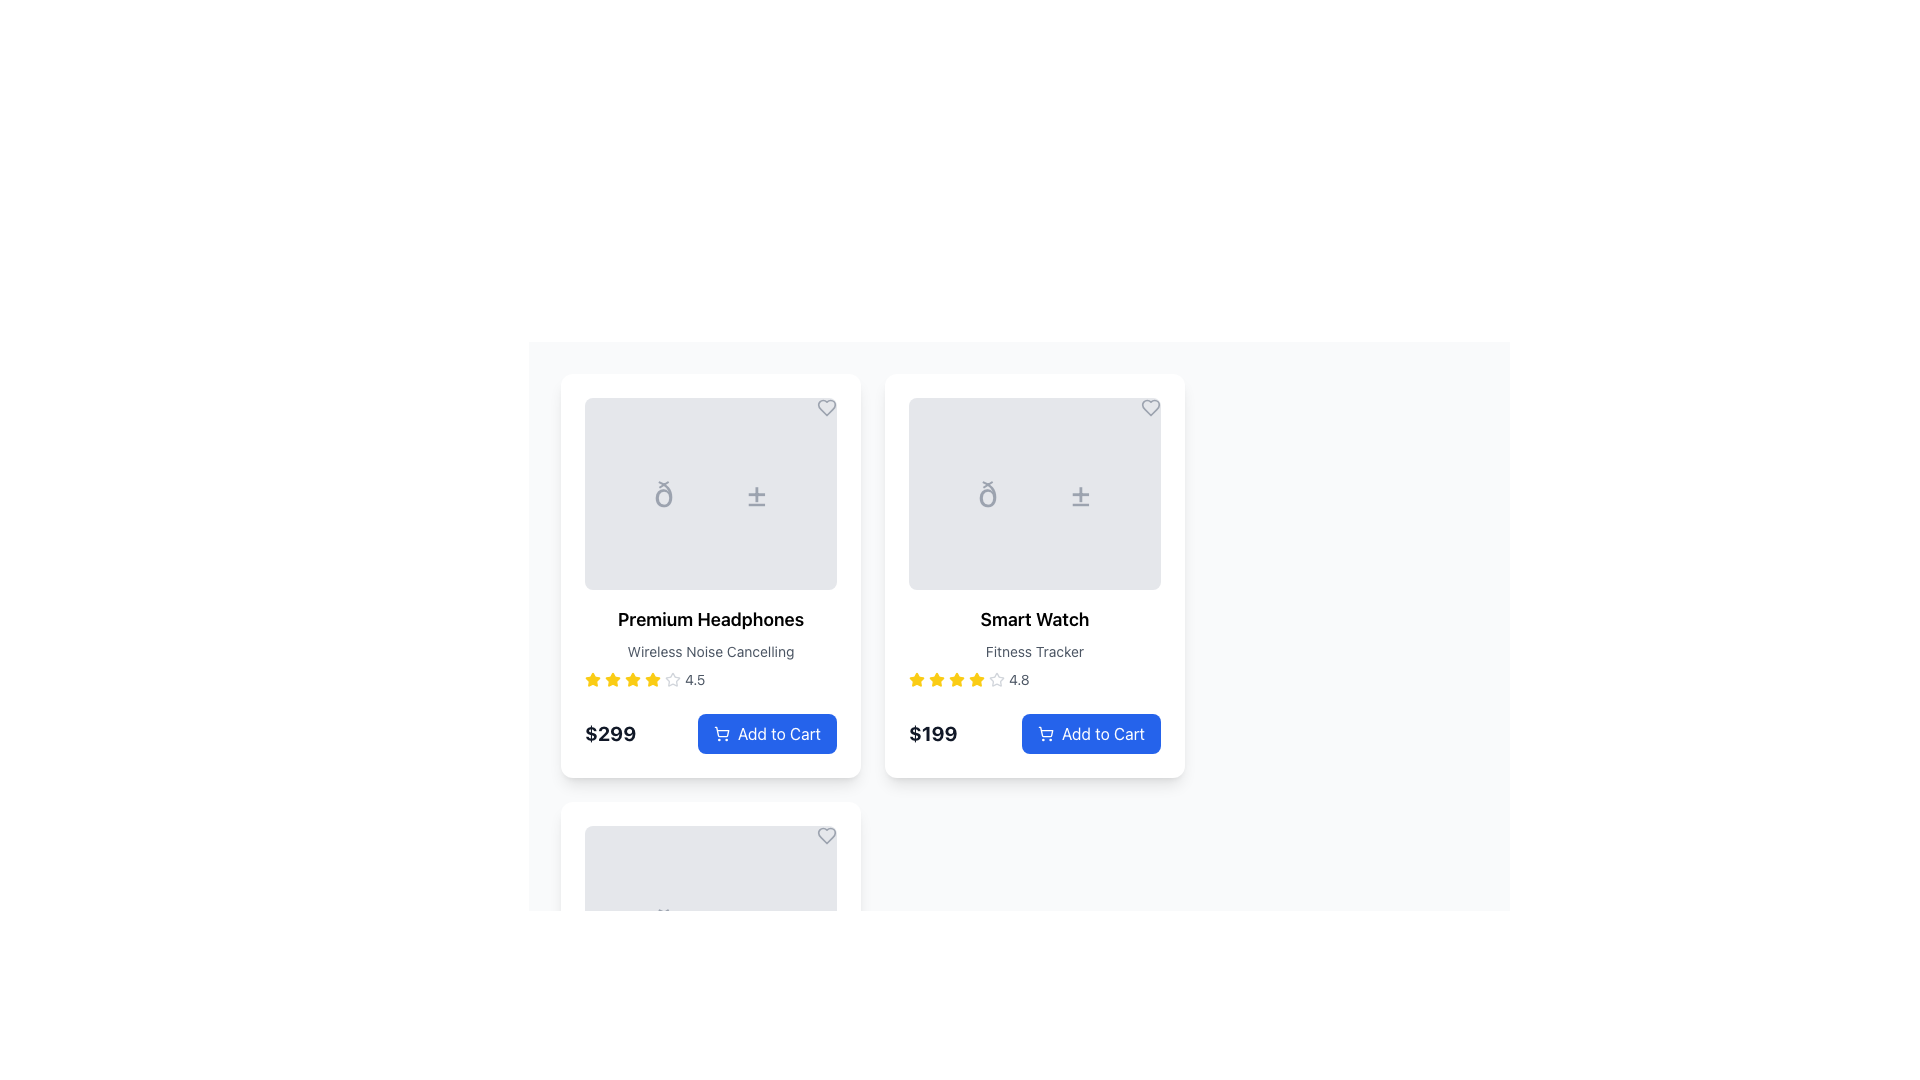 Image resolution: width=1920 pixels, height=1080 pixels. I want to click on the middle star icon representing a 4.8-star rating in the rating section of the 'Smart Watch' product card, so click(915, 678).